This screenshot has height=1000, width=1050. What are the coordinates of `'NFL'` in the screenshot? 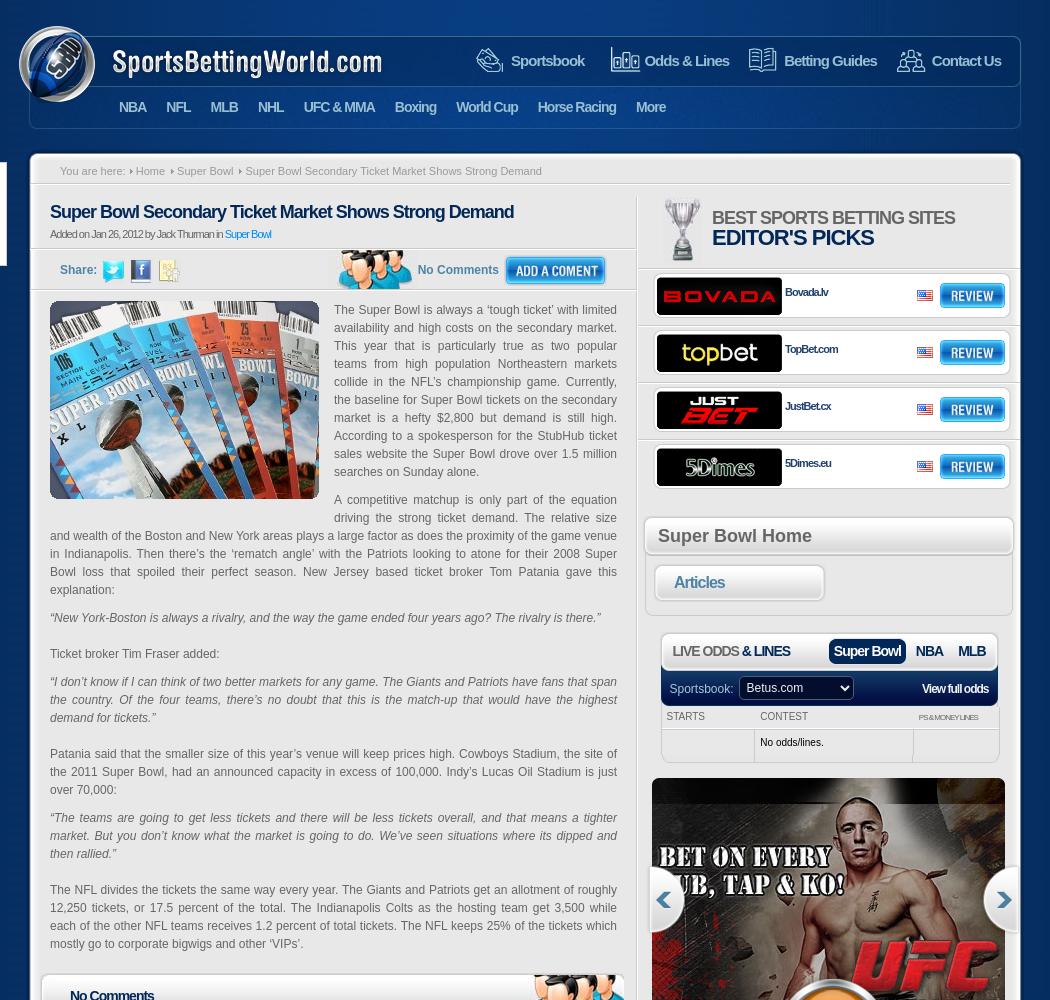 It's located at (177, 106).